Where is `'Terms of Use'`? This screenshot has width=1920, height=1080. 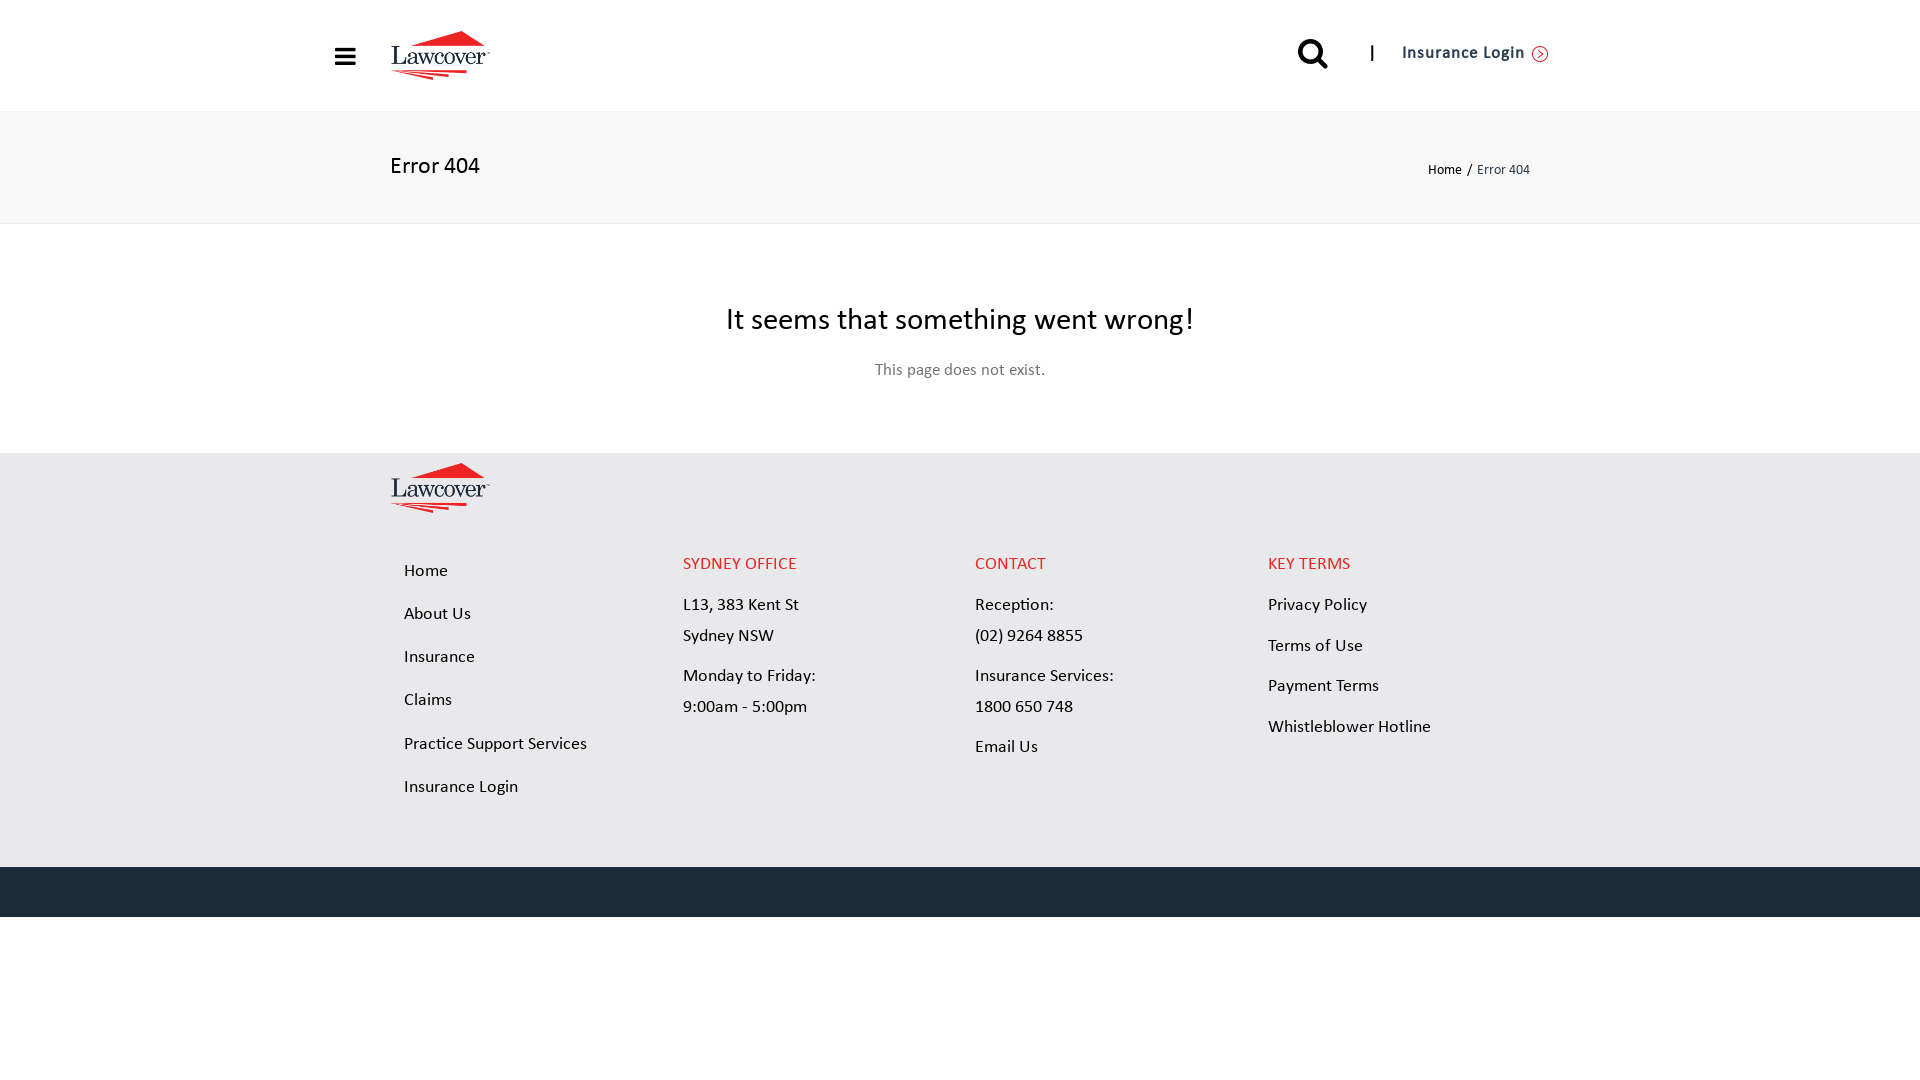
'Terms of Use' is located at coordinates (1315, 646).